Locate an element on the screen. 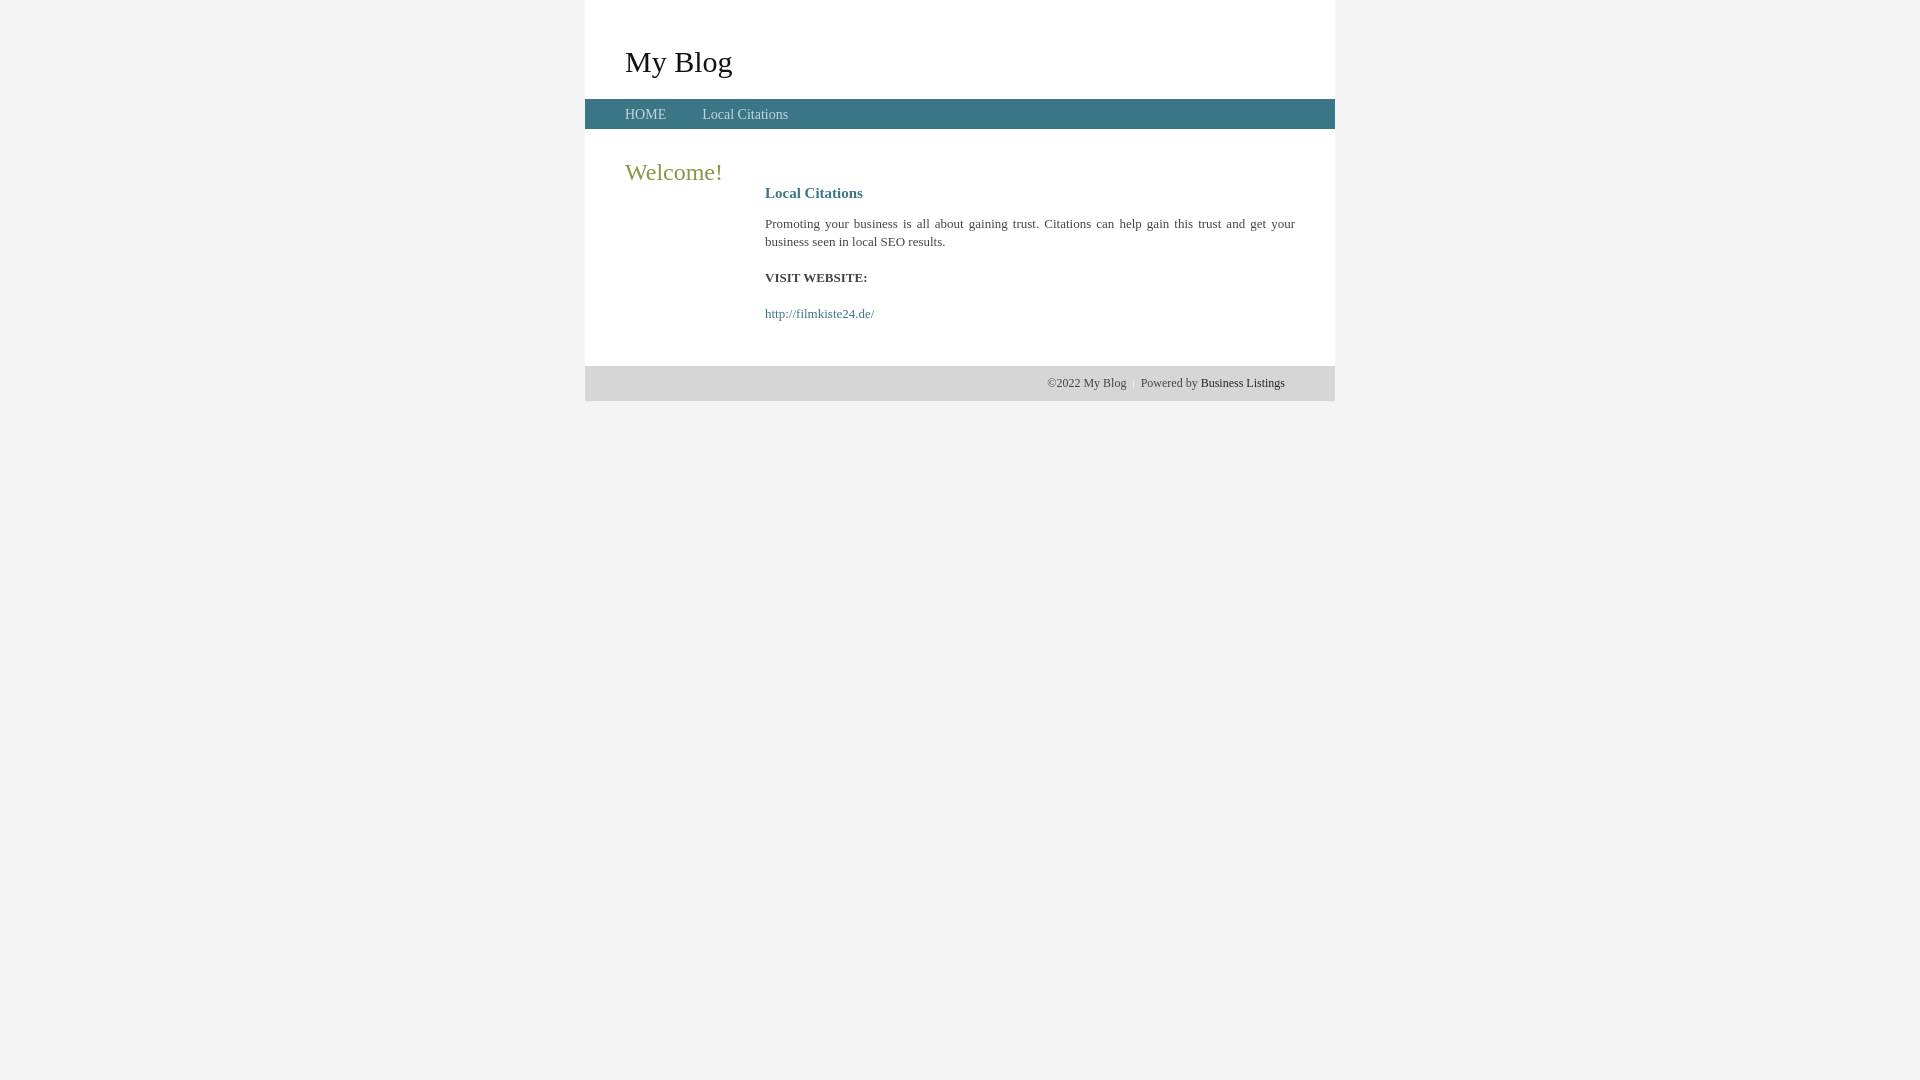 This screenshot has width=1920, height=1080. 'HOME' is located at coordinates (623, 114).